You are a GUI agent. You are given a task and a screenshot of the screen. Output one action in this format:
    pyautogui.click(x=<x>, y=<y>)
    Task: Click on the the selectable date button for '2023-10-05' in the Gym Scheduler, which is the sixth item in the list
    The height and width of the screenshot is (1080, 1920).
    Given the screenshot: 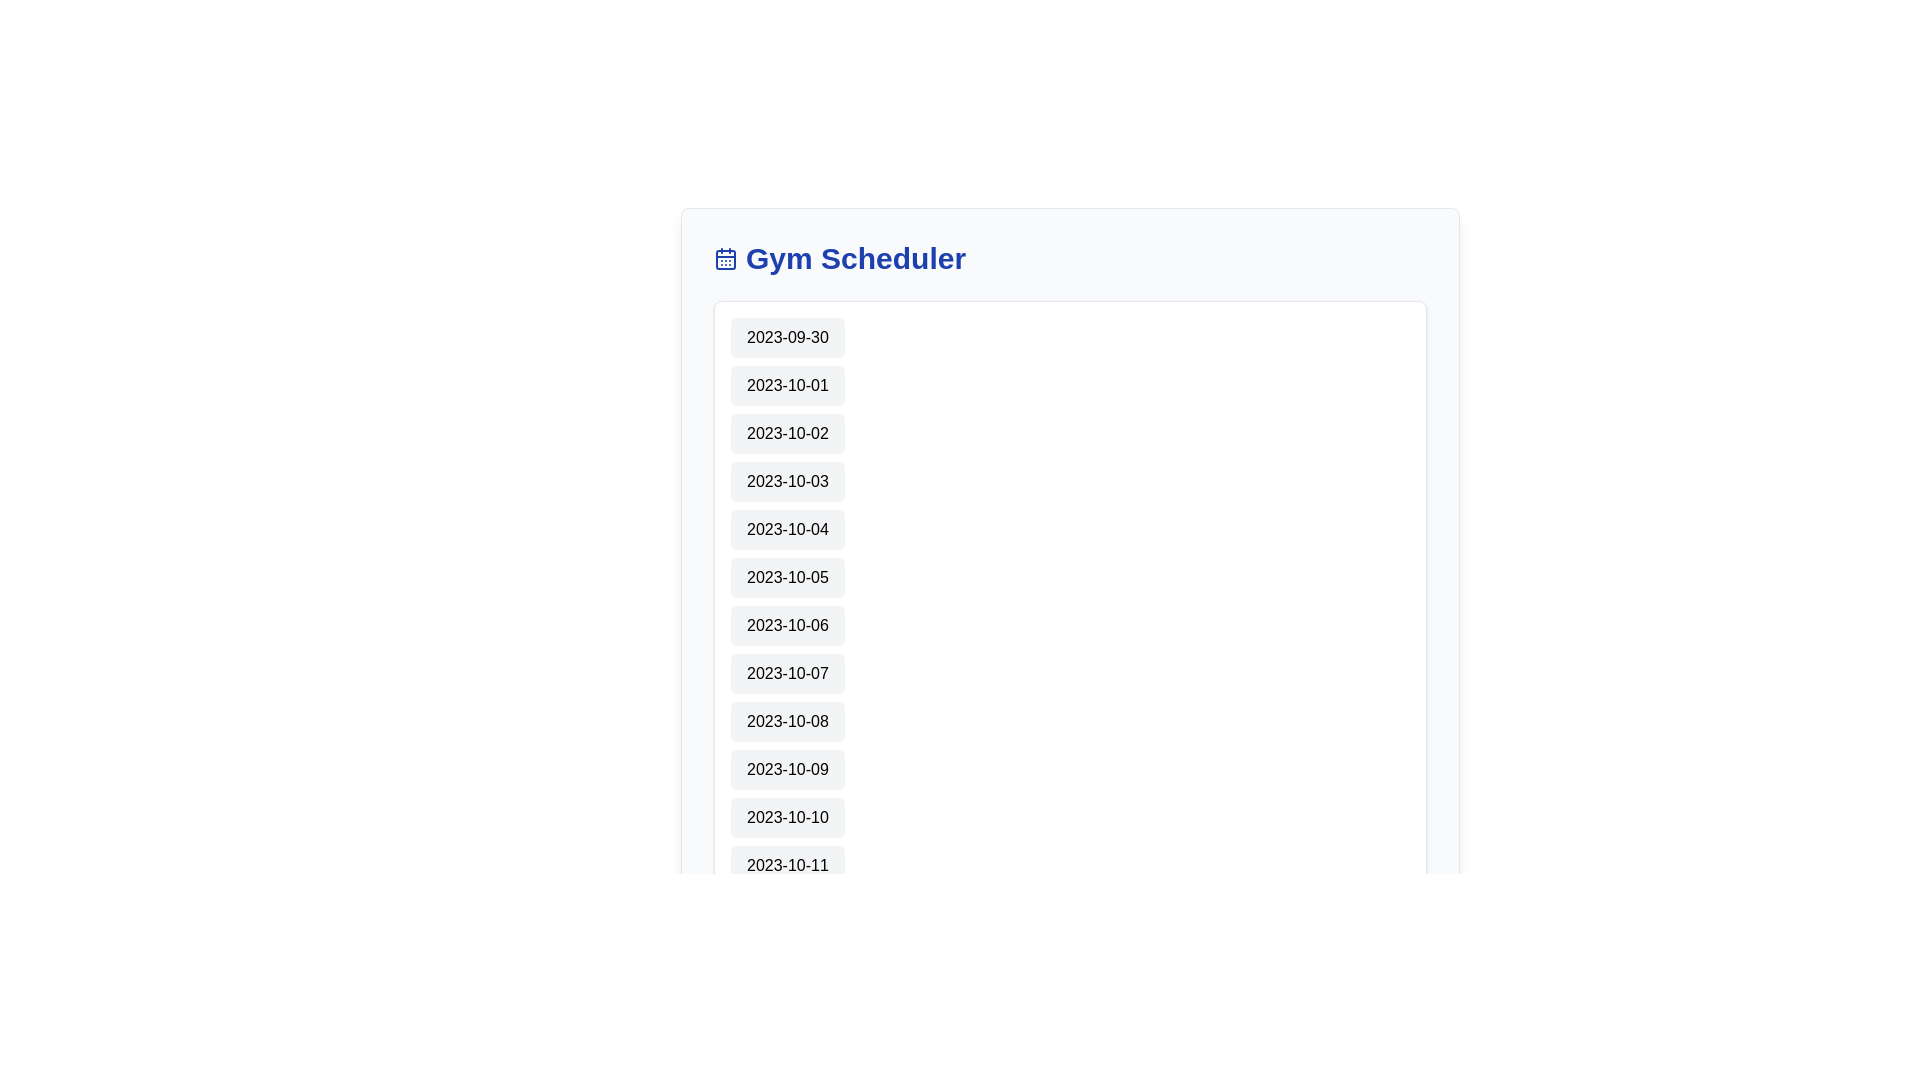 What is the action you would take?
    pyautogui.click(x=786, y=578)
    